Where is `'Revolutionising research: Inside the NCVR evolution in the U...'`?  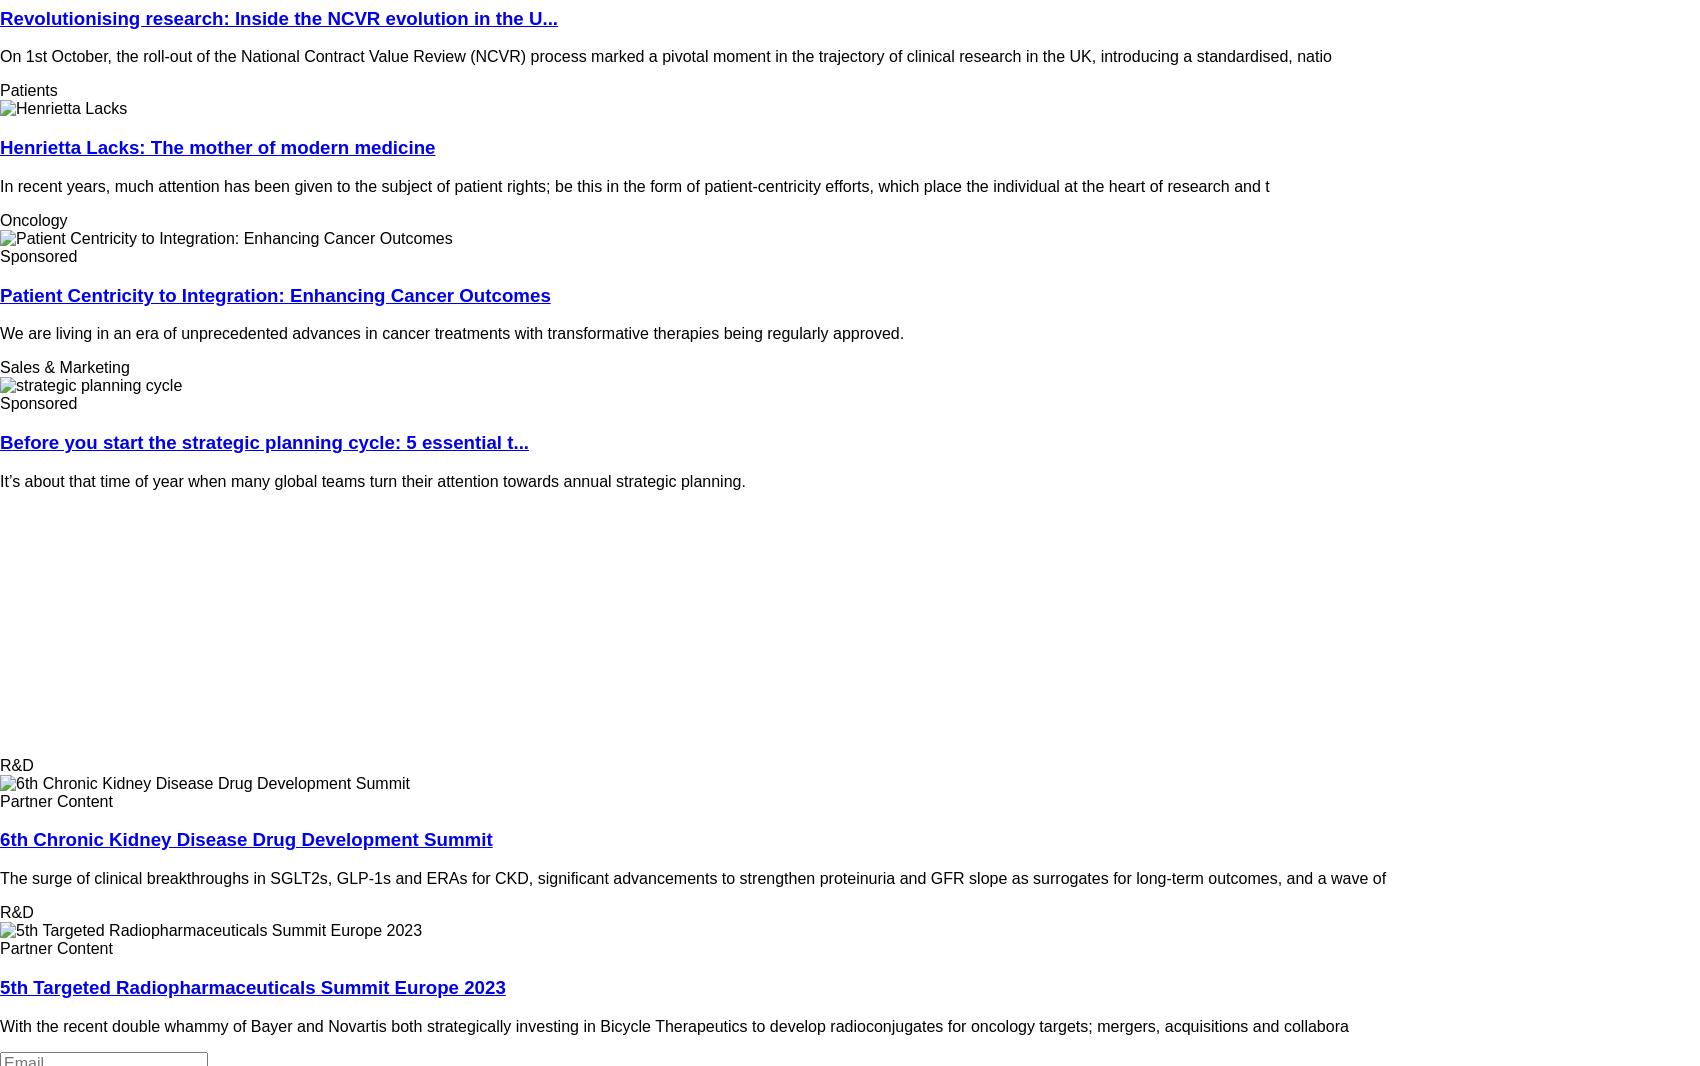 'Revolutionising research: Inside the NCVR evolution in the U...' is located at coordinates (278, 16).